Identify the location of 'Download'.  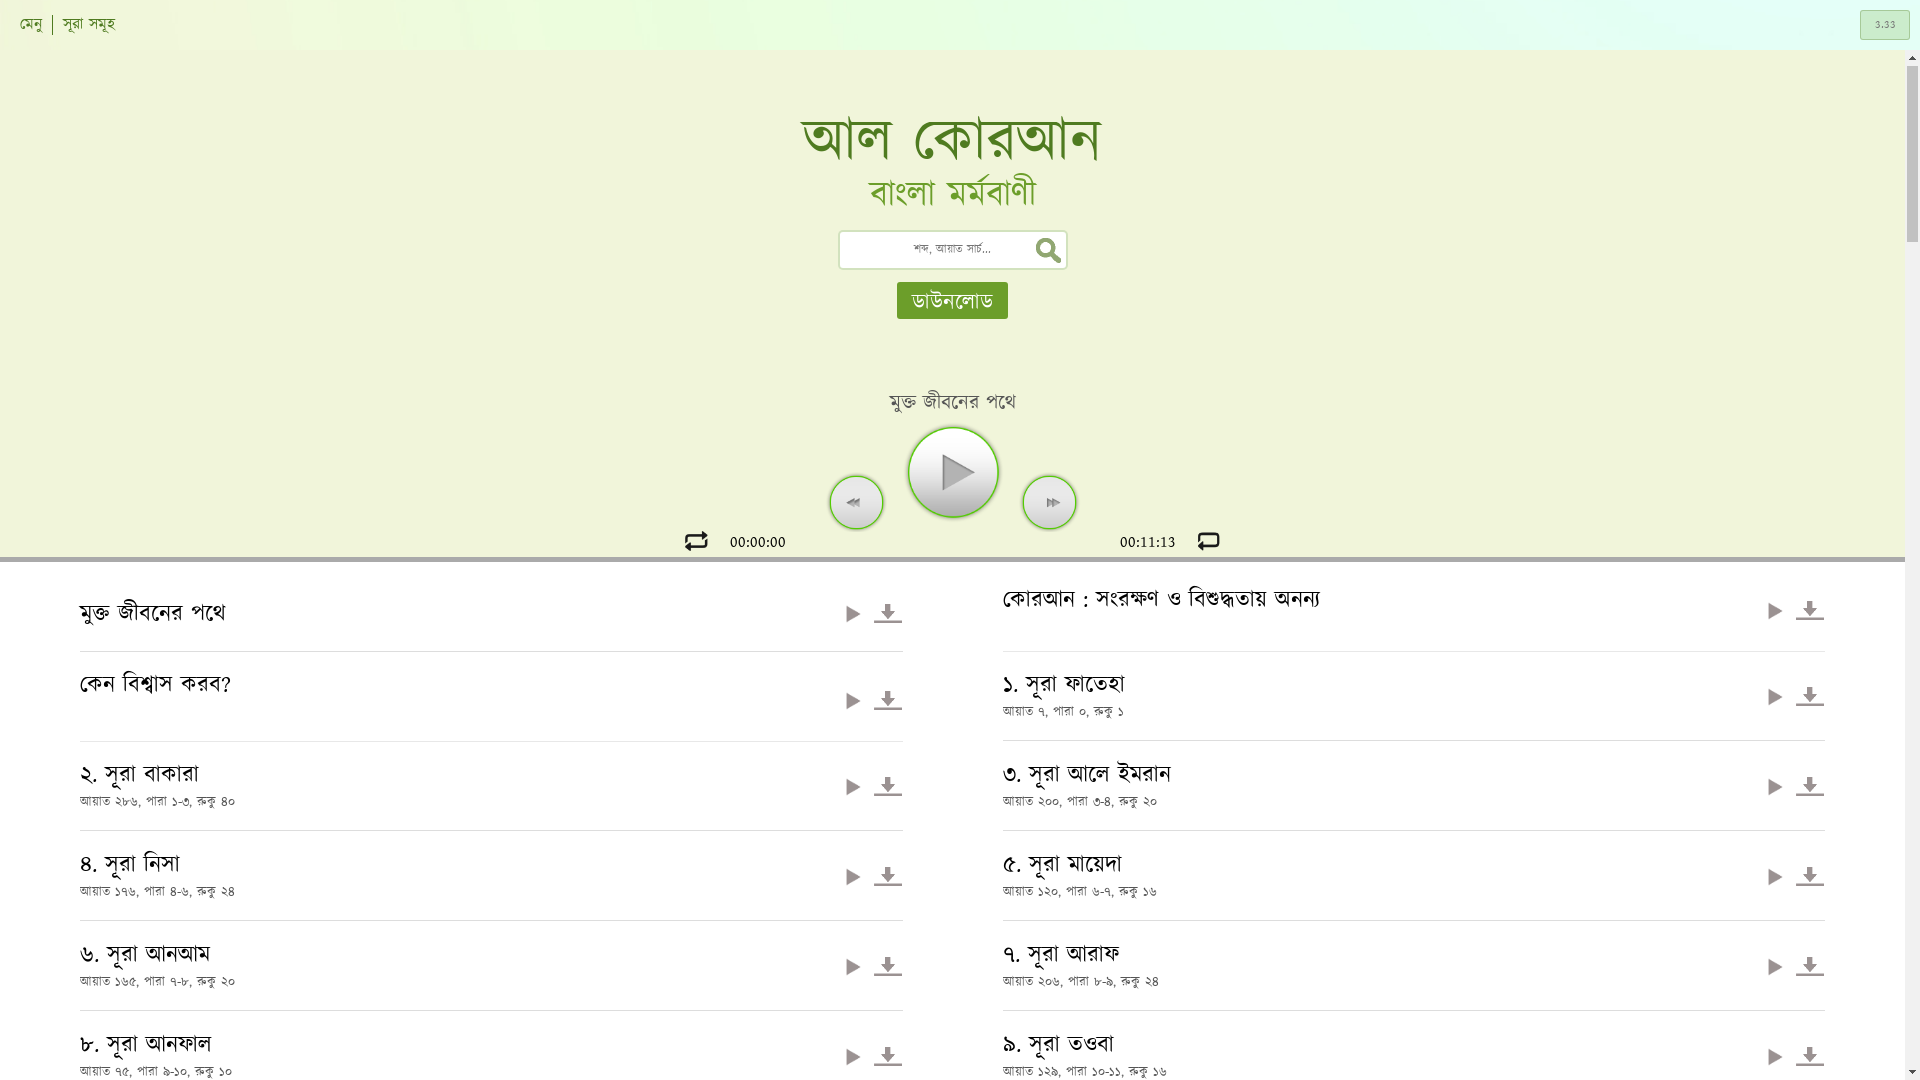
(1795, 695).